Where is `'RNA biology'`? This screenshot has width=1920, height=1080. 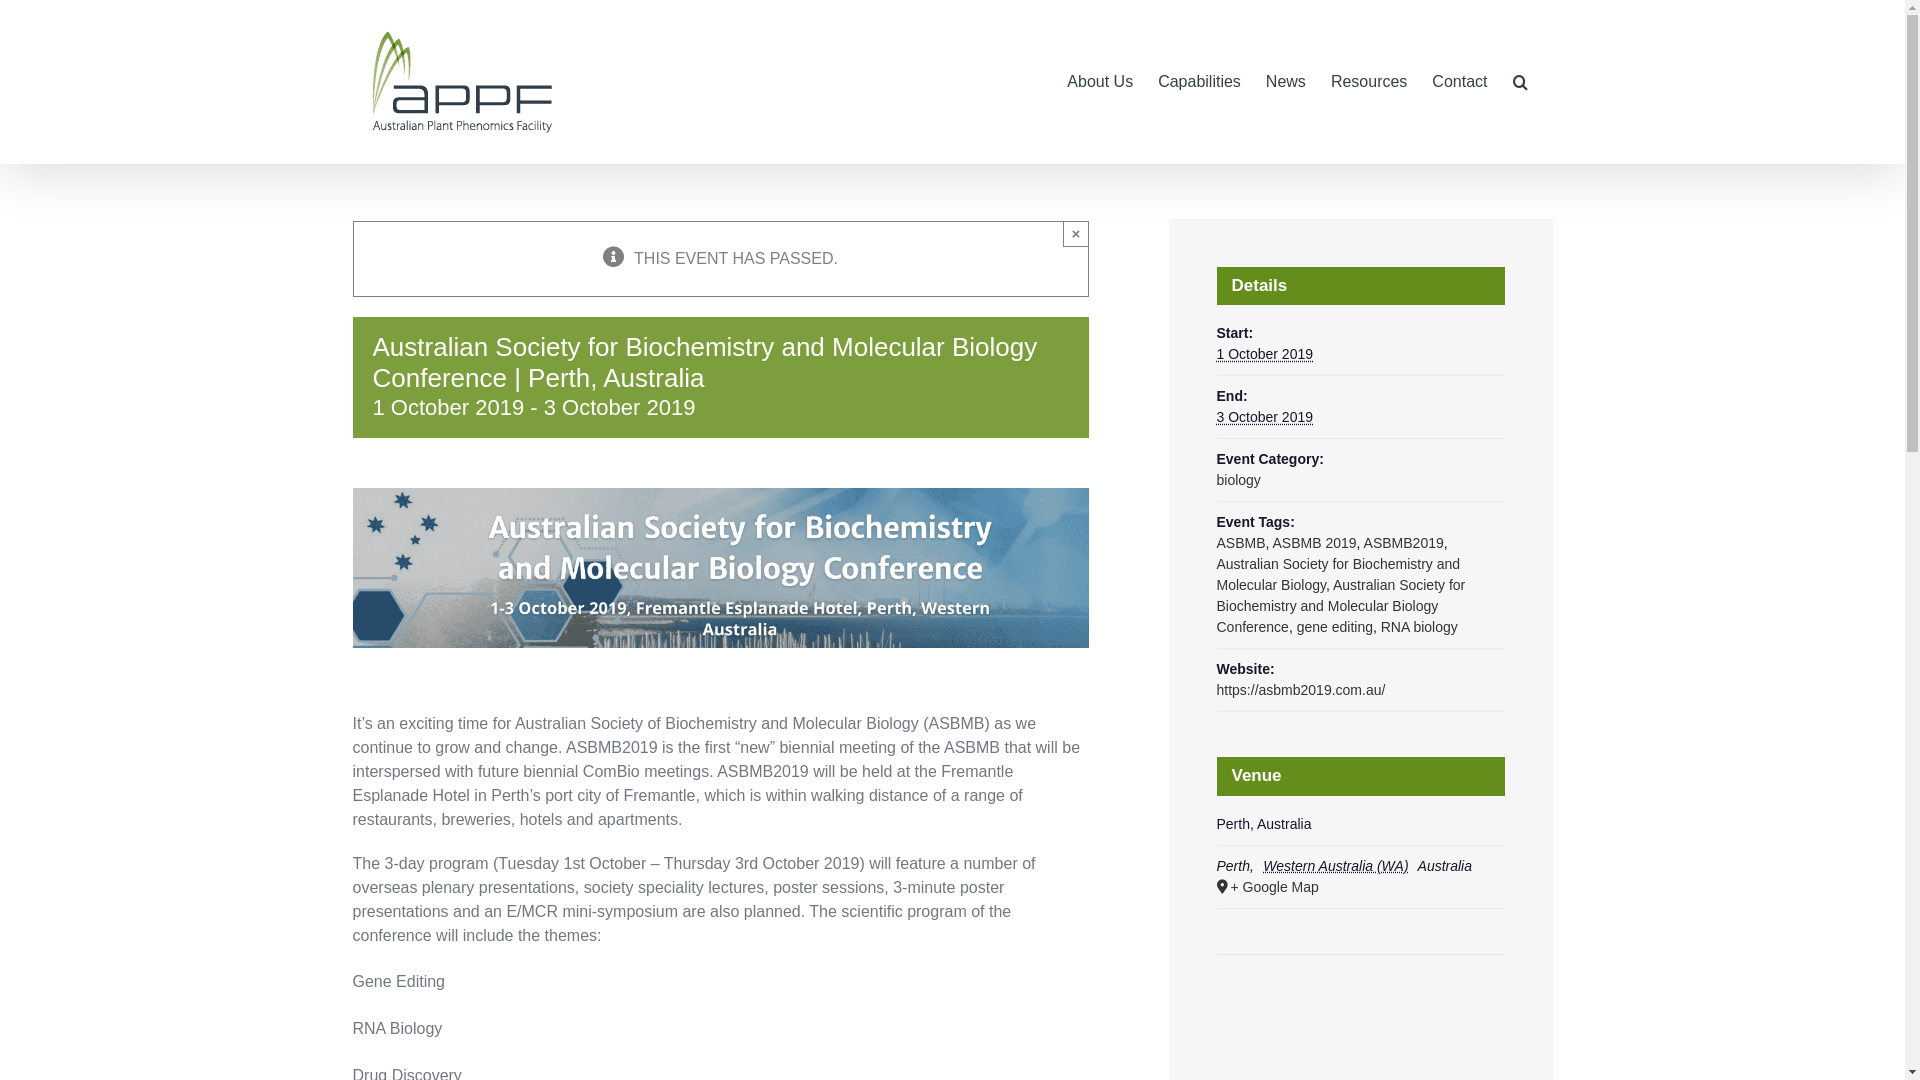 'RNA biology' is located at coordinates (1380, 626).